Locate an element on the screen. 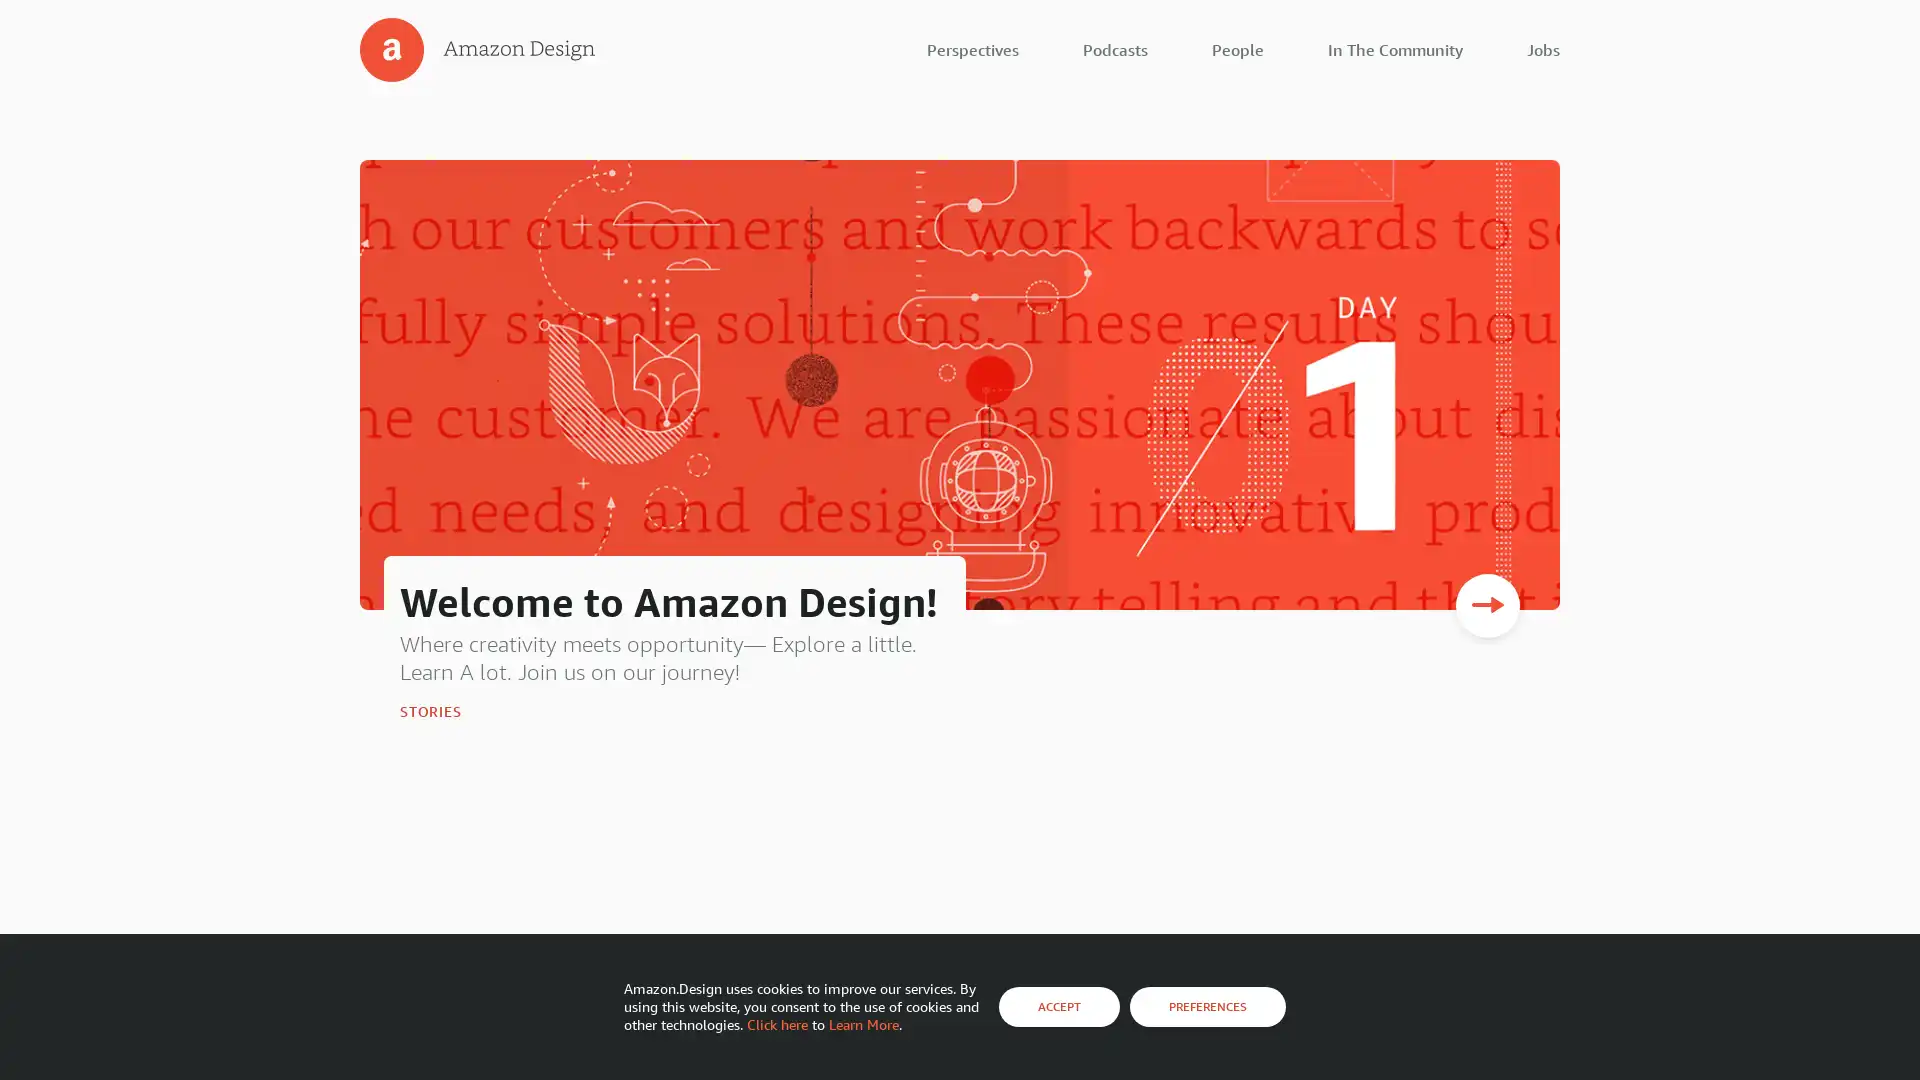 The height and width of the screenshot is (1080, 1920). PREFERENCES is located at coordinates (1207, 1006).